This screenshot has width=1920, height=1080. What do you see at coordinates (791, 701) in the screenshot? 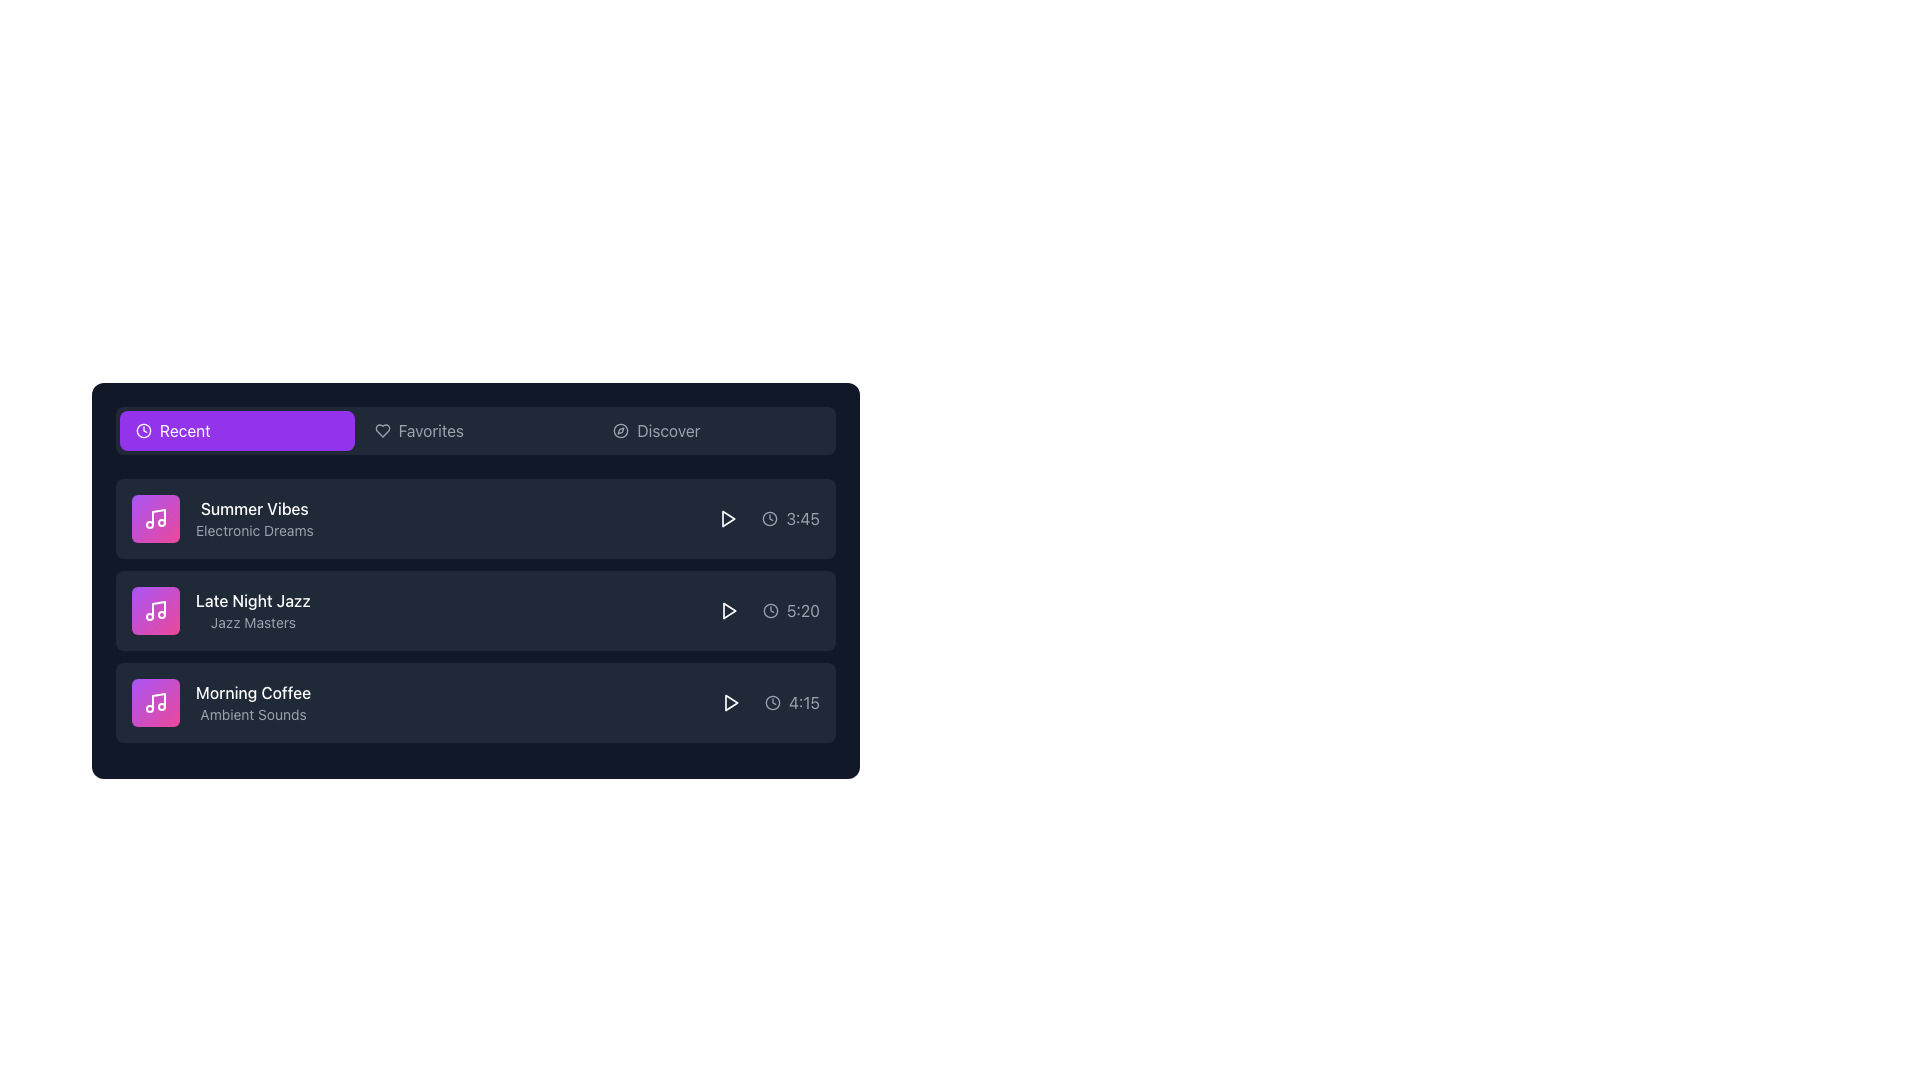
I see `the displayed duration of the 'Morning Coffee' item, which is indicated by the Duration indicator located at the far-right corner of the third row in the vertically stacked list` at bounding box center [791, 701].